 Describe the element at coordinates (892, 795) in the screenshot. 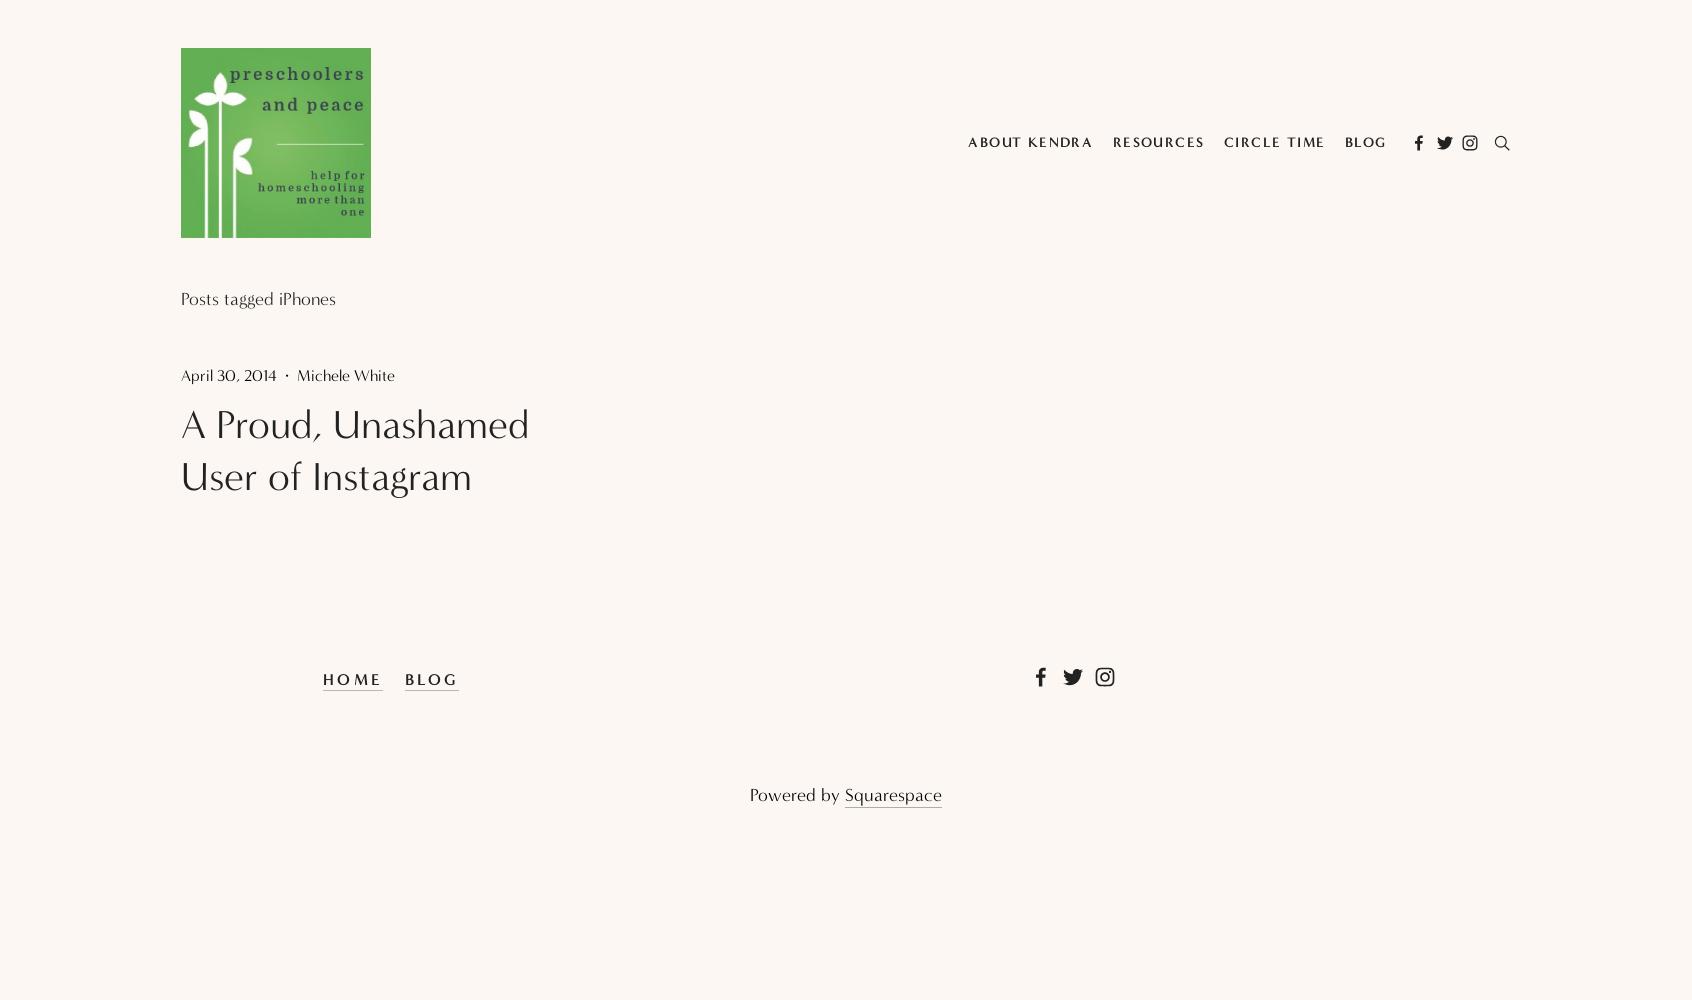

I see `'Squarespace'` at that location.